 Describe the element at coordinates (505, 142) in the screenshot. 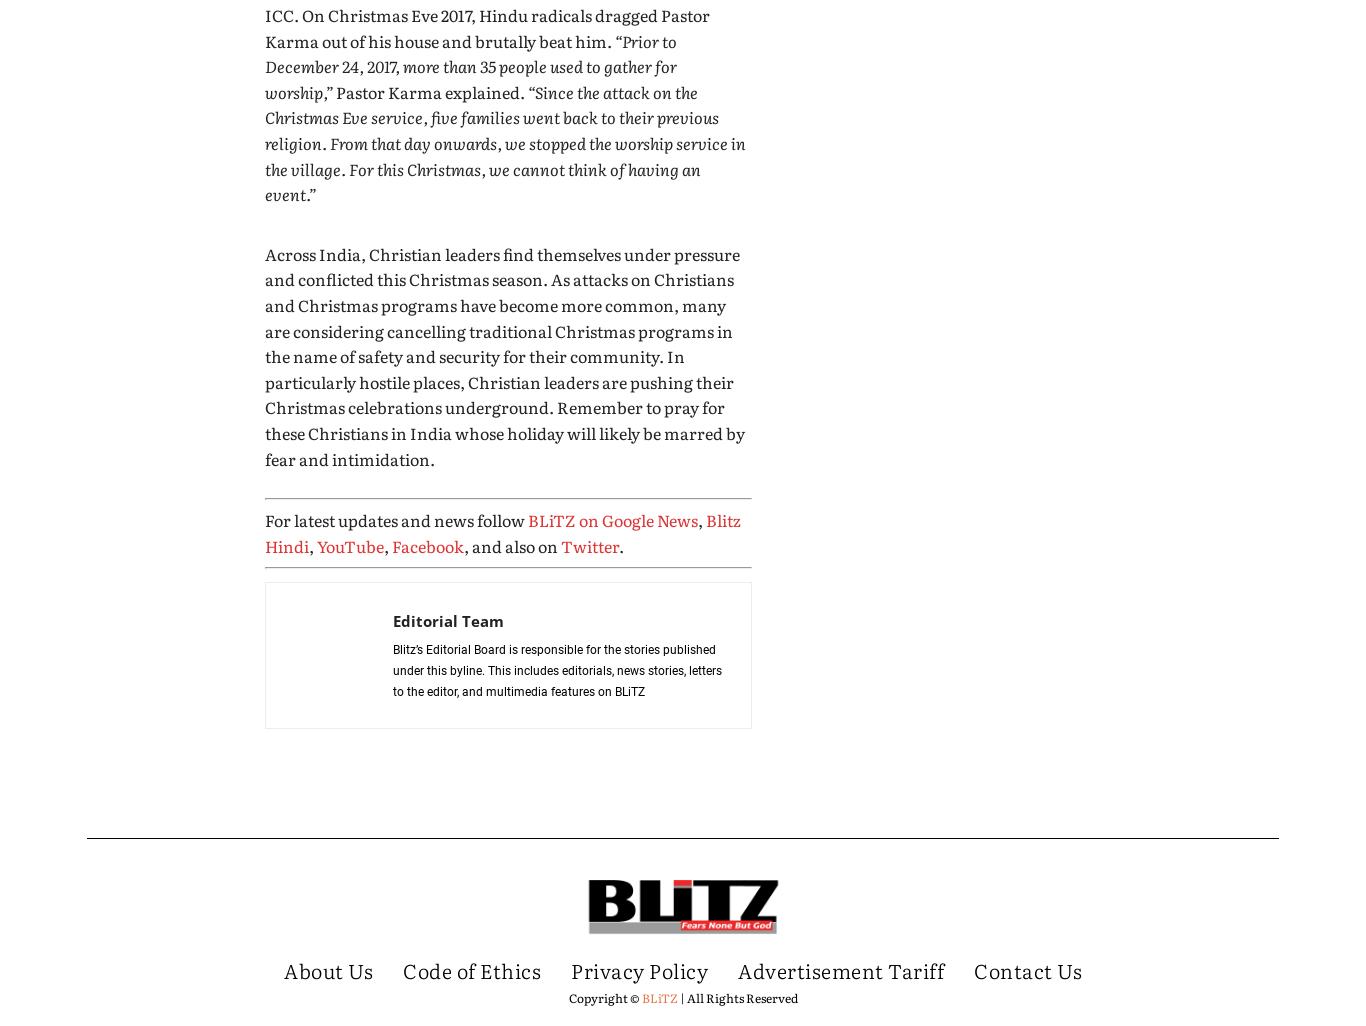

I see `'“Since the attack on the Christmas Eve service, five families went back to their previous religion. From that day onwards, we stopped the worship service in the village. For this Christmas, we cannot think of having an event.”'` at that location.